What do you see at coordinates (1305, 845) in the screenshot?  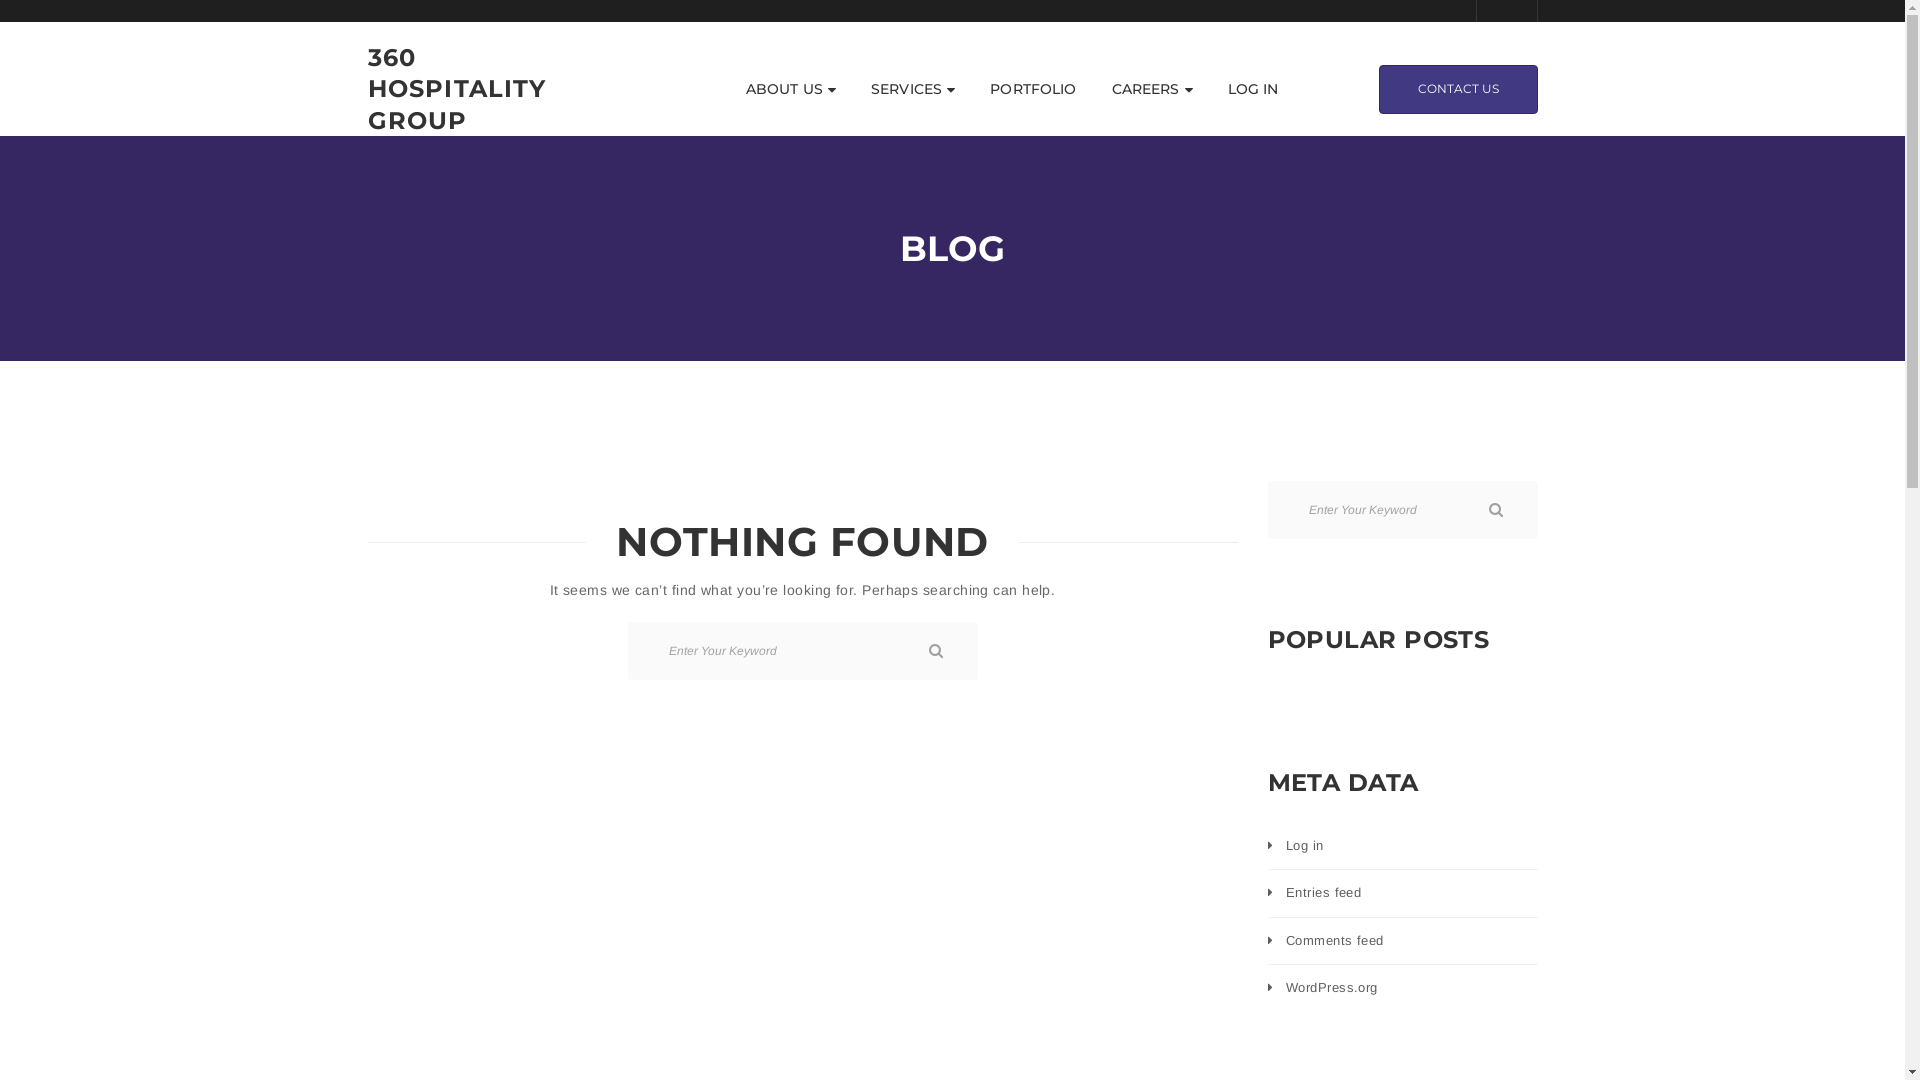 I see `'Log in'` at bounding box center [1305, 845].